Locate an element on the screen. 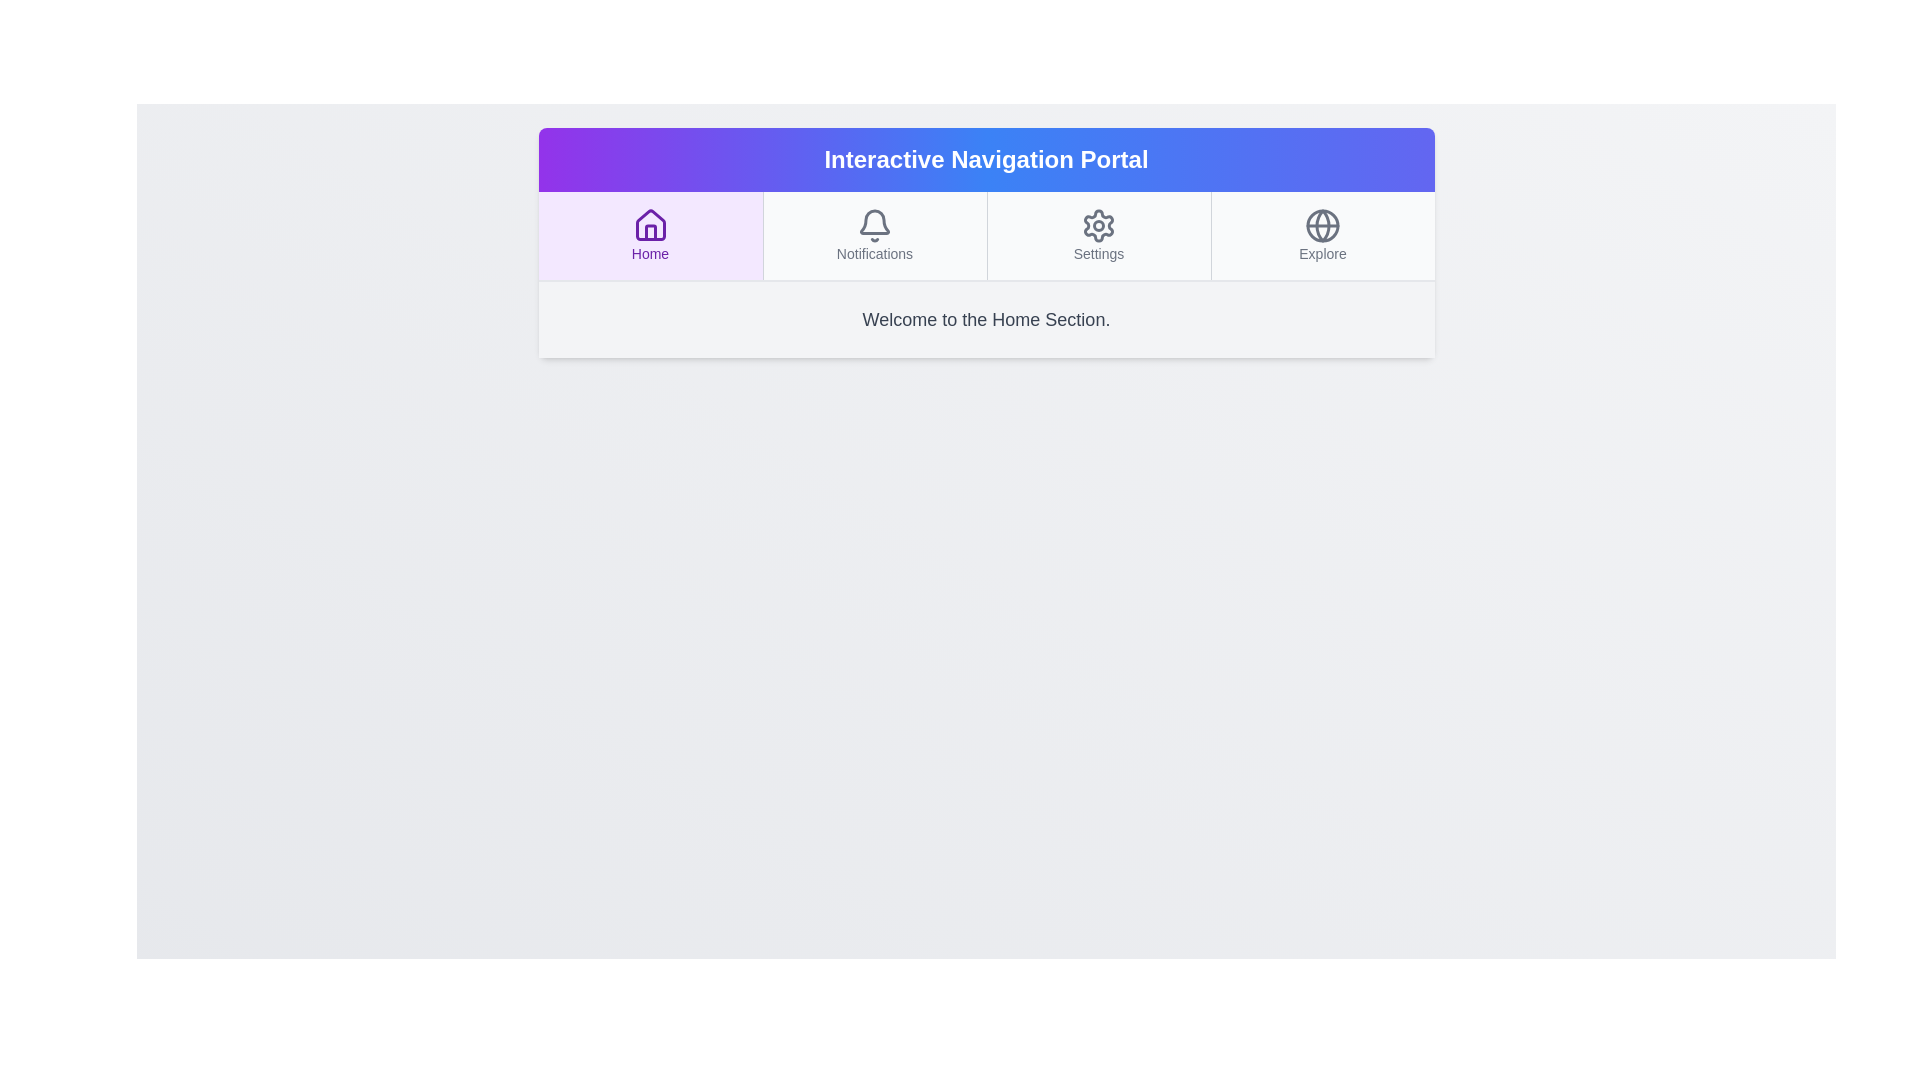  the 'Settings' icon in the navigation bar is located at coordinates (1098, 225).